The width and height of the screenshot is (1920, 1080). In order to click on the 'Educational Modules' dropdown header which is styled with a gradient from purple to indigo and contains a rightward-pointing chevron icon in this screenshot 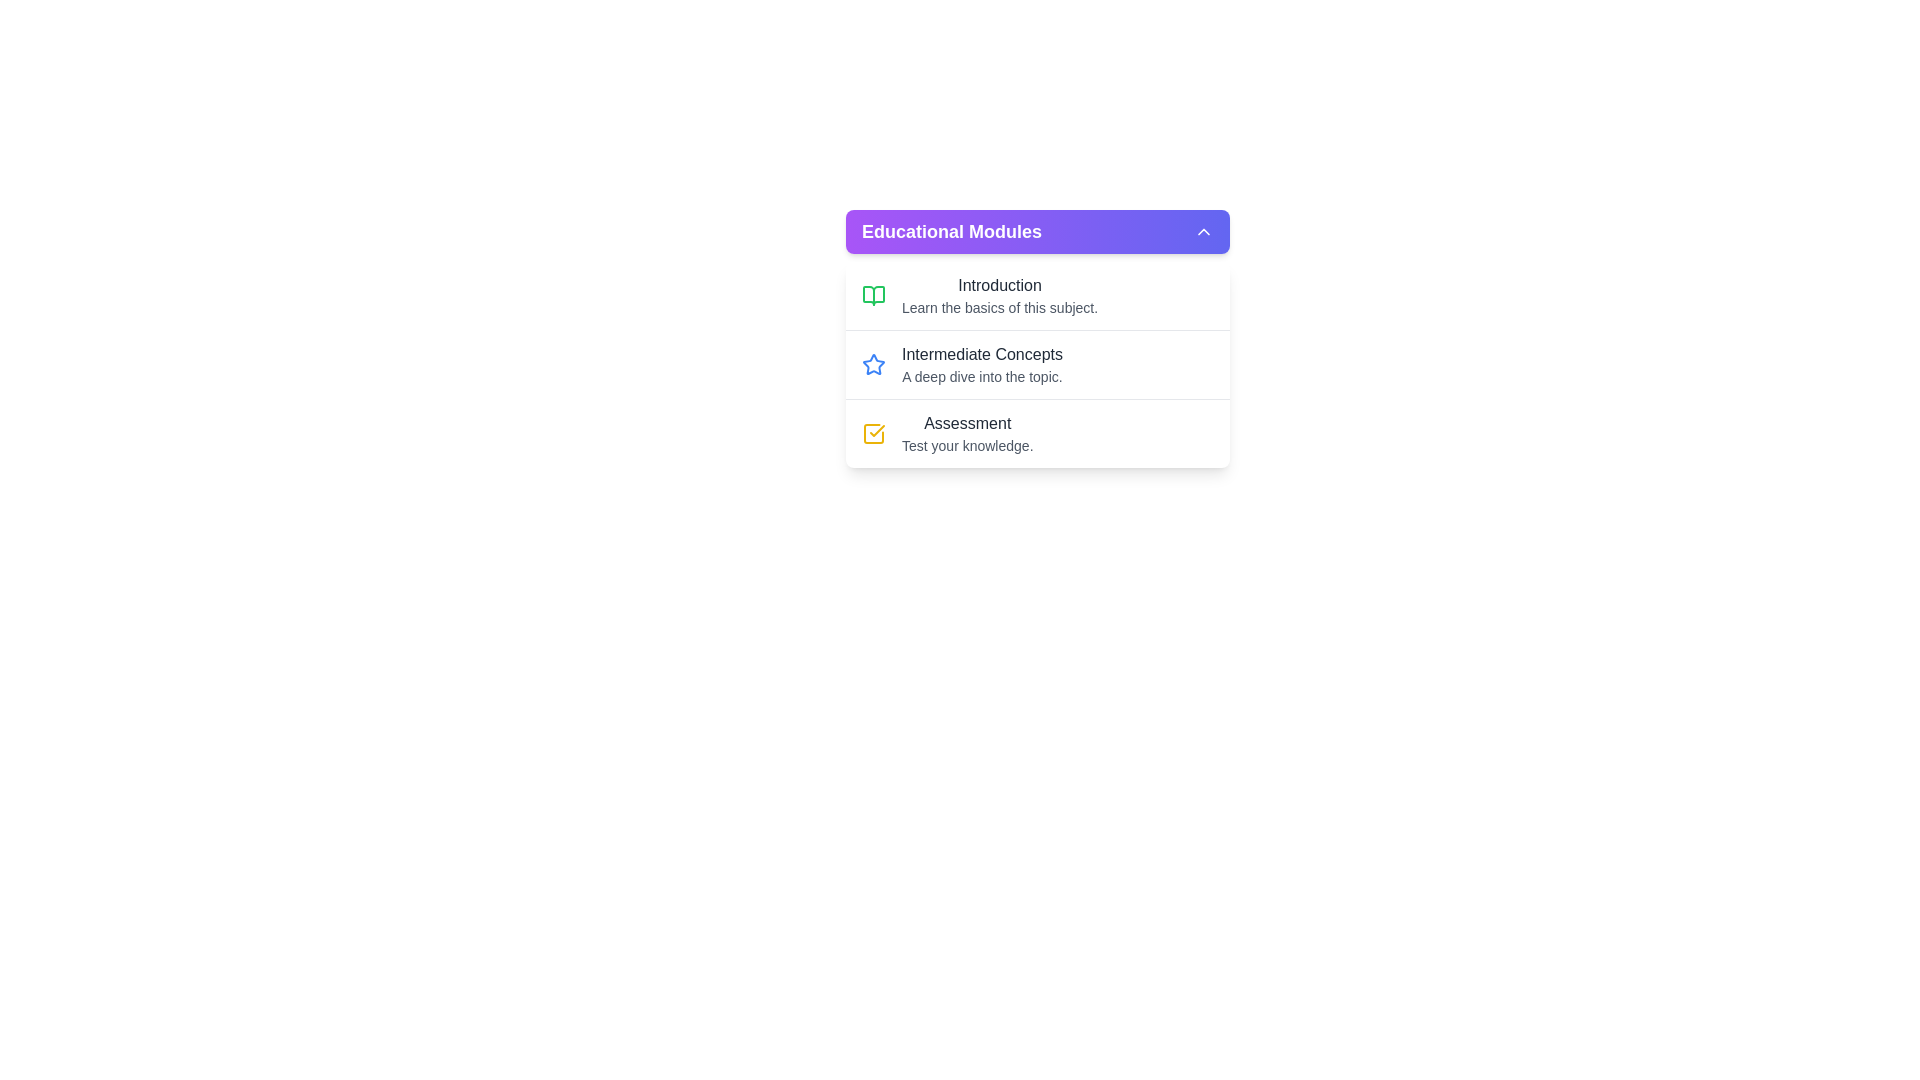, I will do `click(1037, 230)`.